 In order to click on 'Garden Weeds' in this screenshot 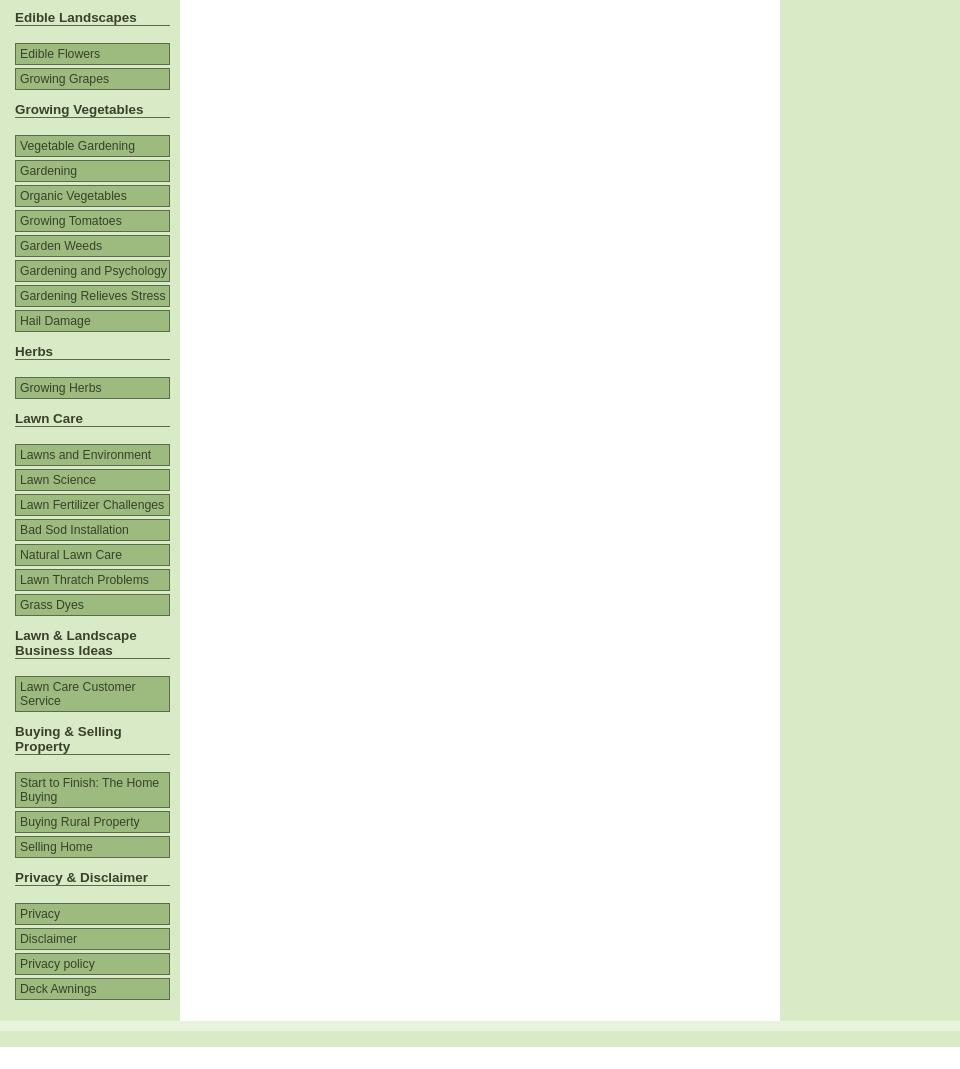, I will do `click(59, 244)`.